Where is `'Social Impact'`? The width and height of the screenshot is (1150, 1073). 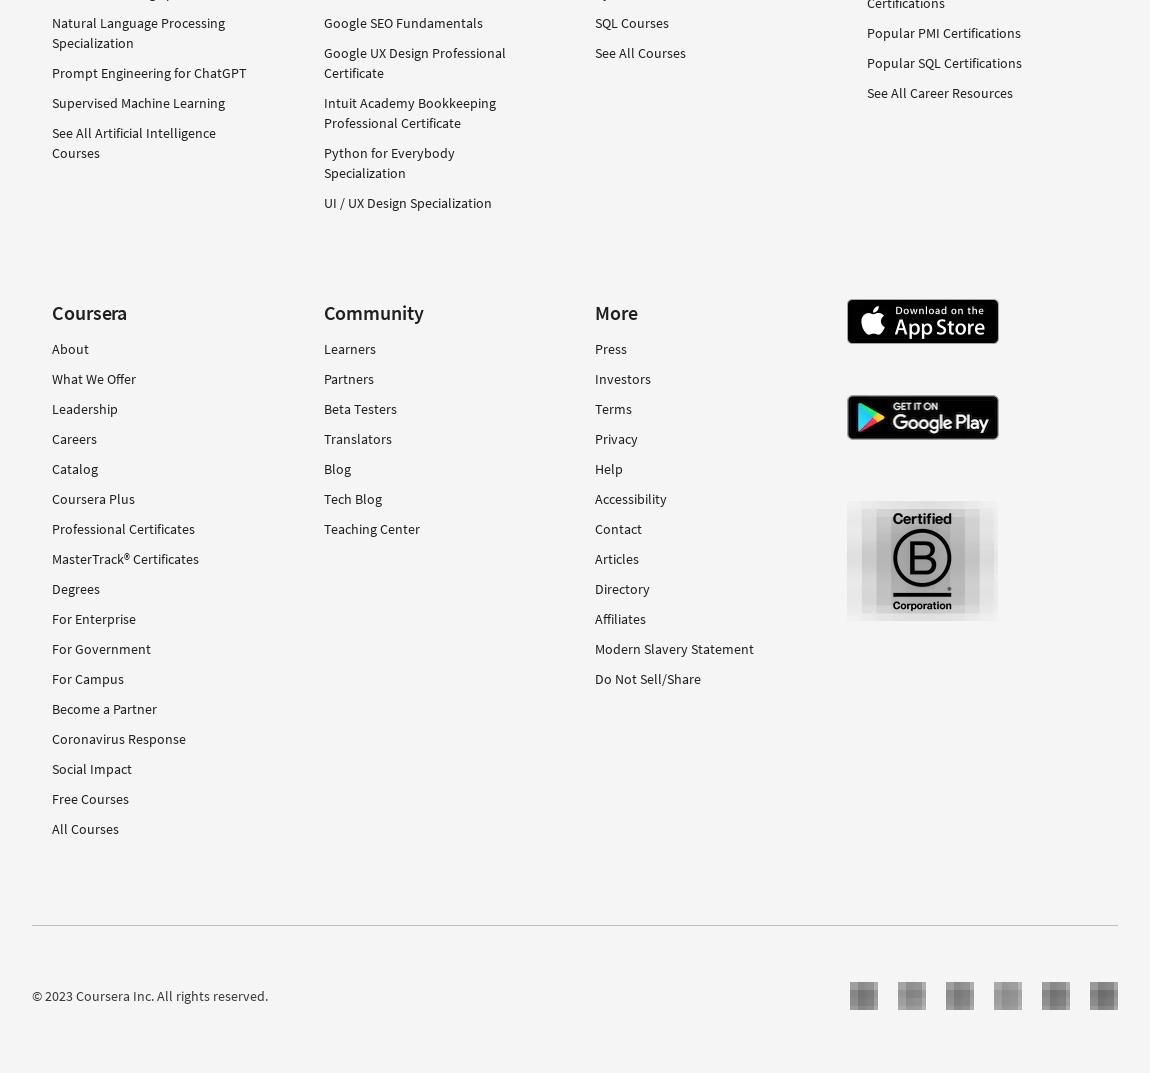
'Social Impact' is located at coordinates (91, 767).